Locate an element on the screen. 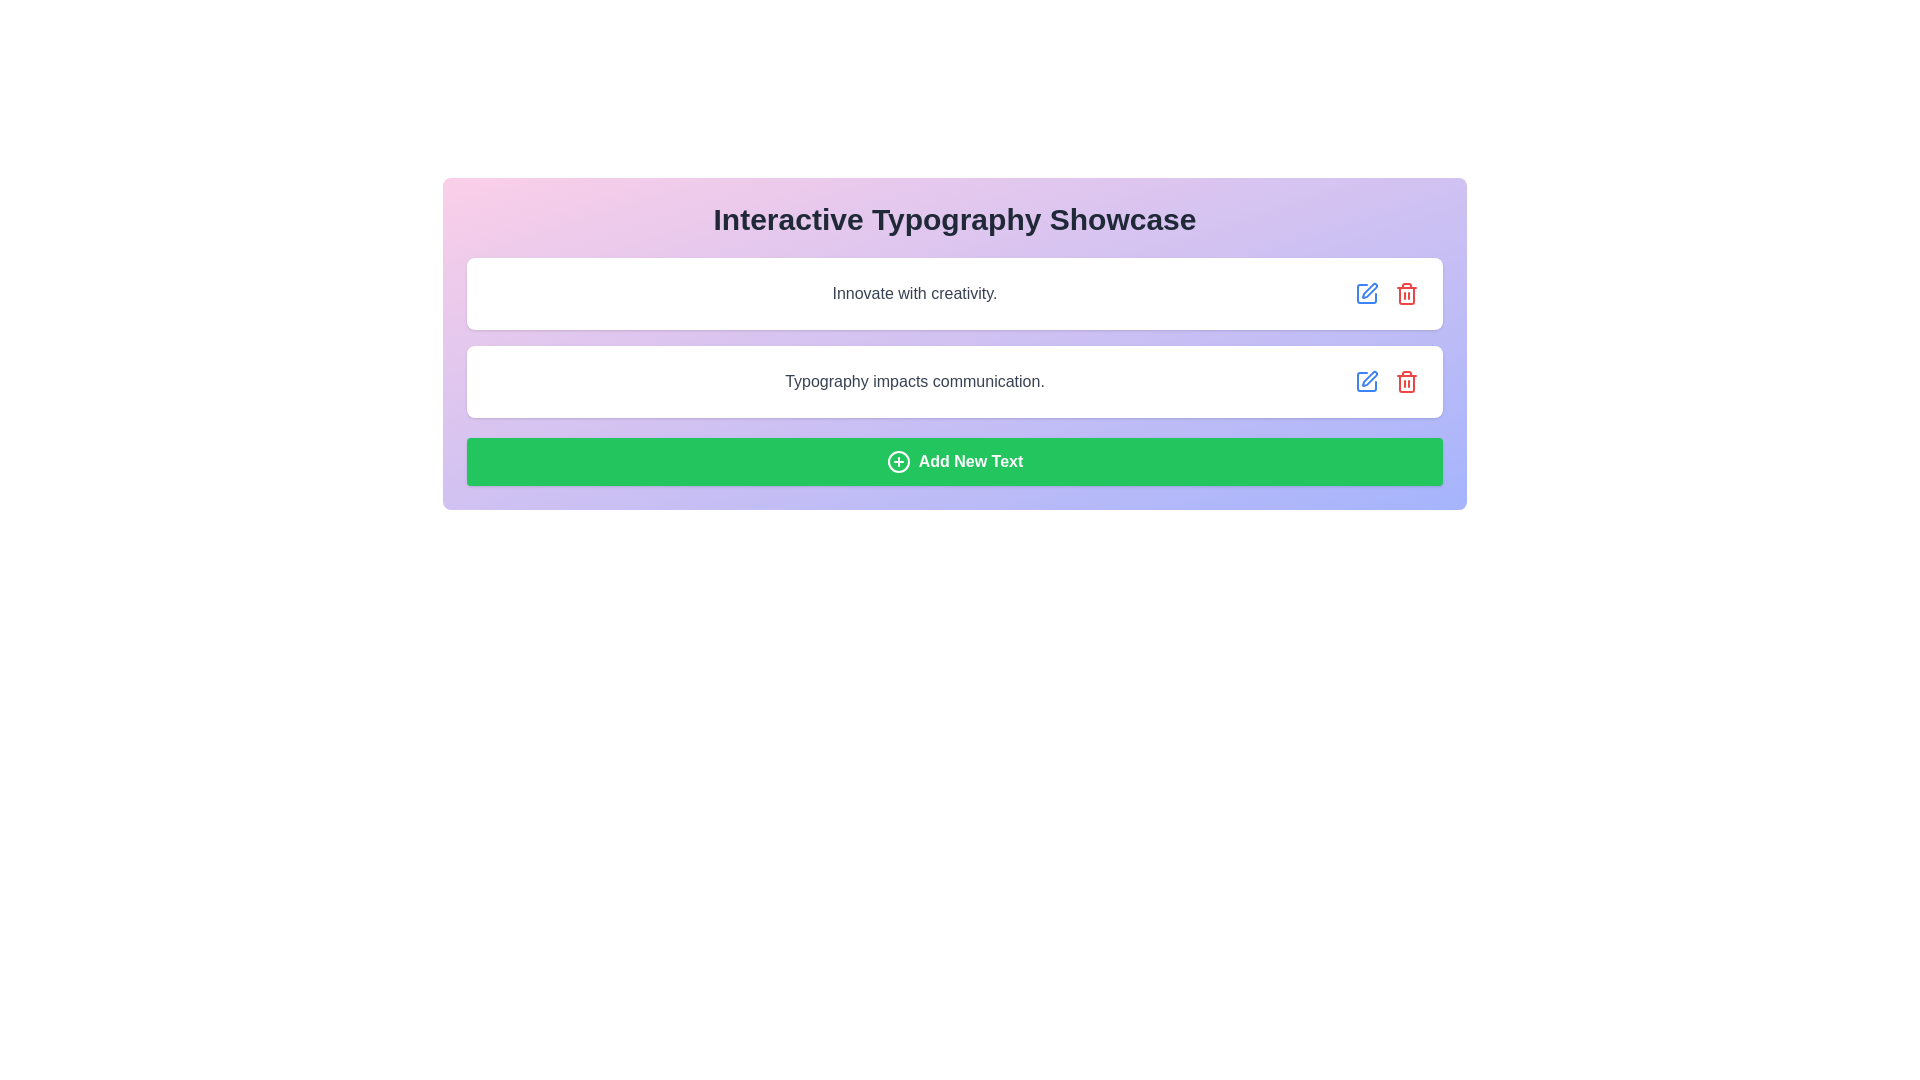 This screenshot has width=1920, height=1080. the static text label displaying 'Typography impacts communication' located within a white box with rounded corners and shadow effect, positioned at the center of the interface is located at coordinates (914, 381).